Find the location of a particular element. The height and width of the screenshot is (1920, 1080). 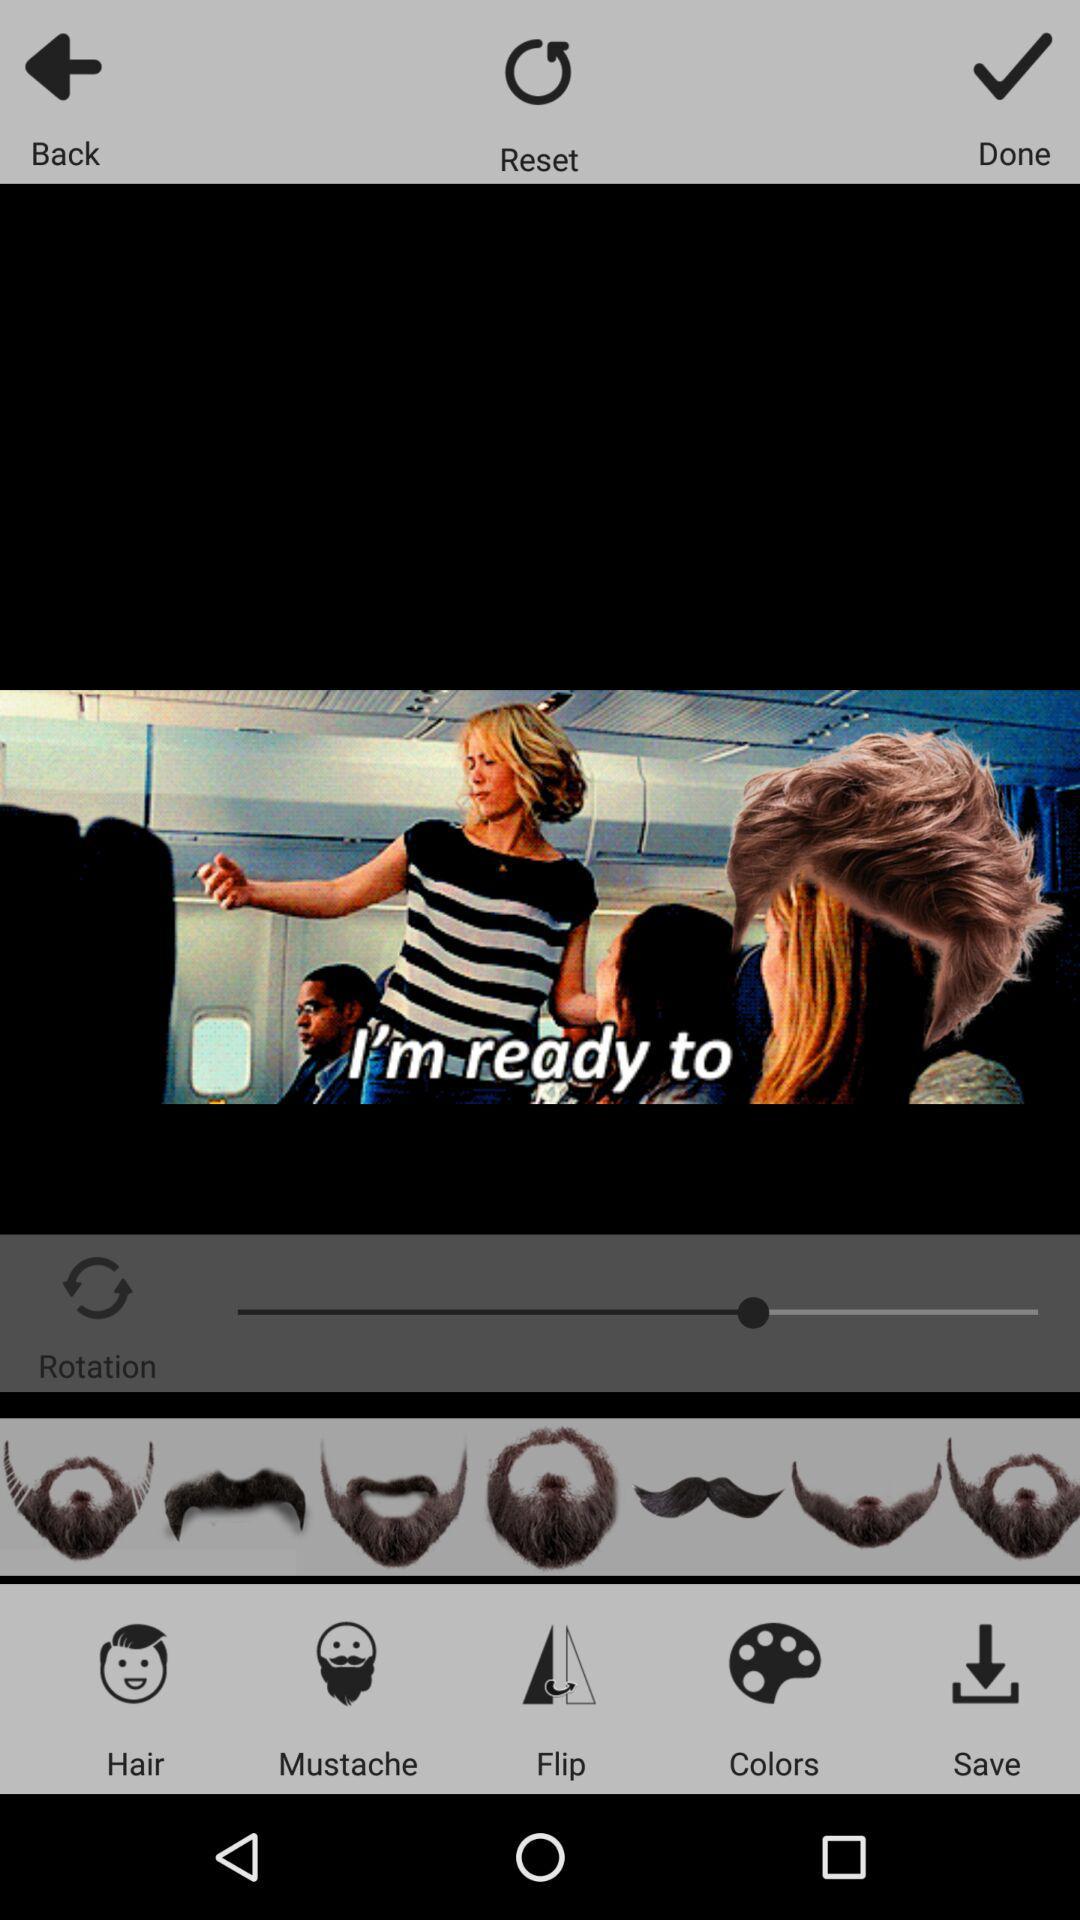

reset page is located at coordinates (538, 71).